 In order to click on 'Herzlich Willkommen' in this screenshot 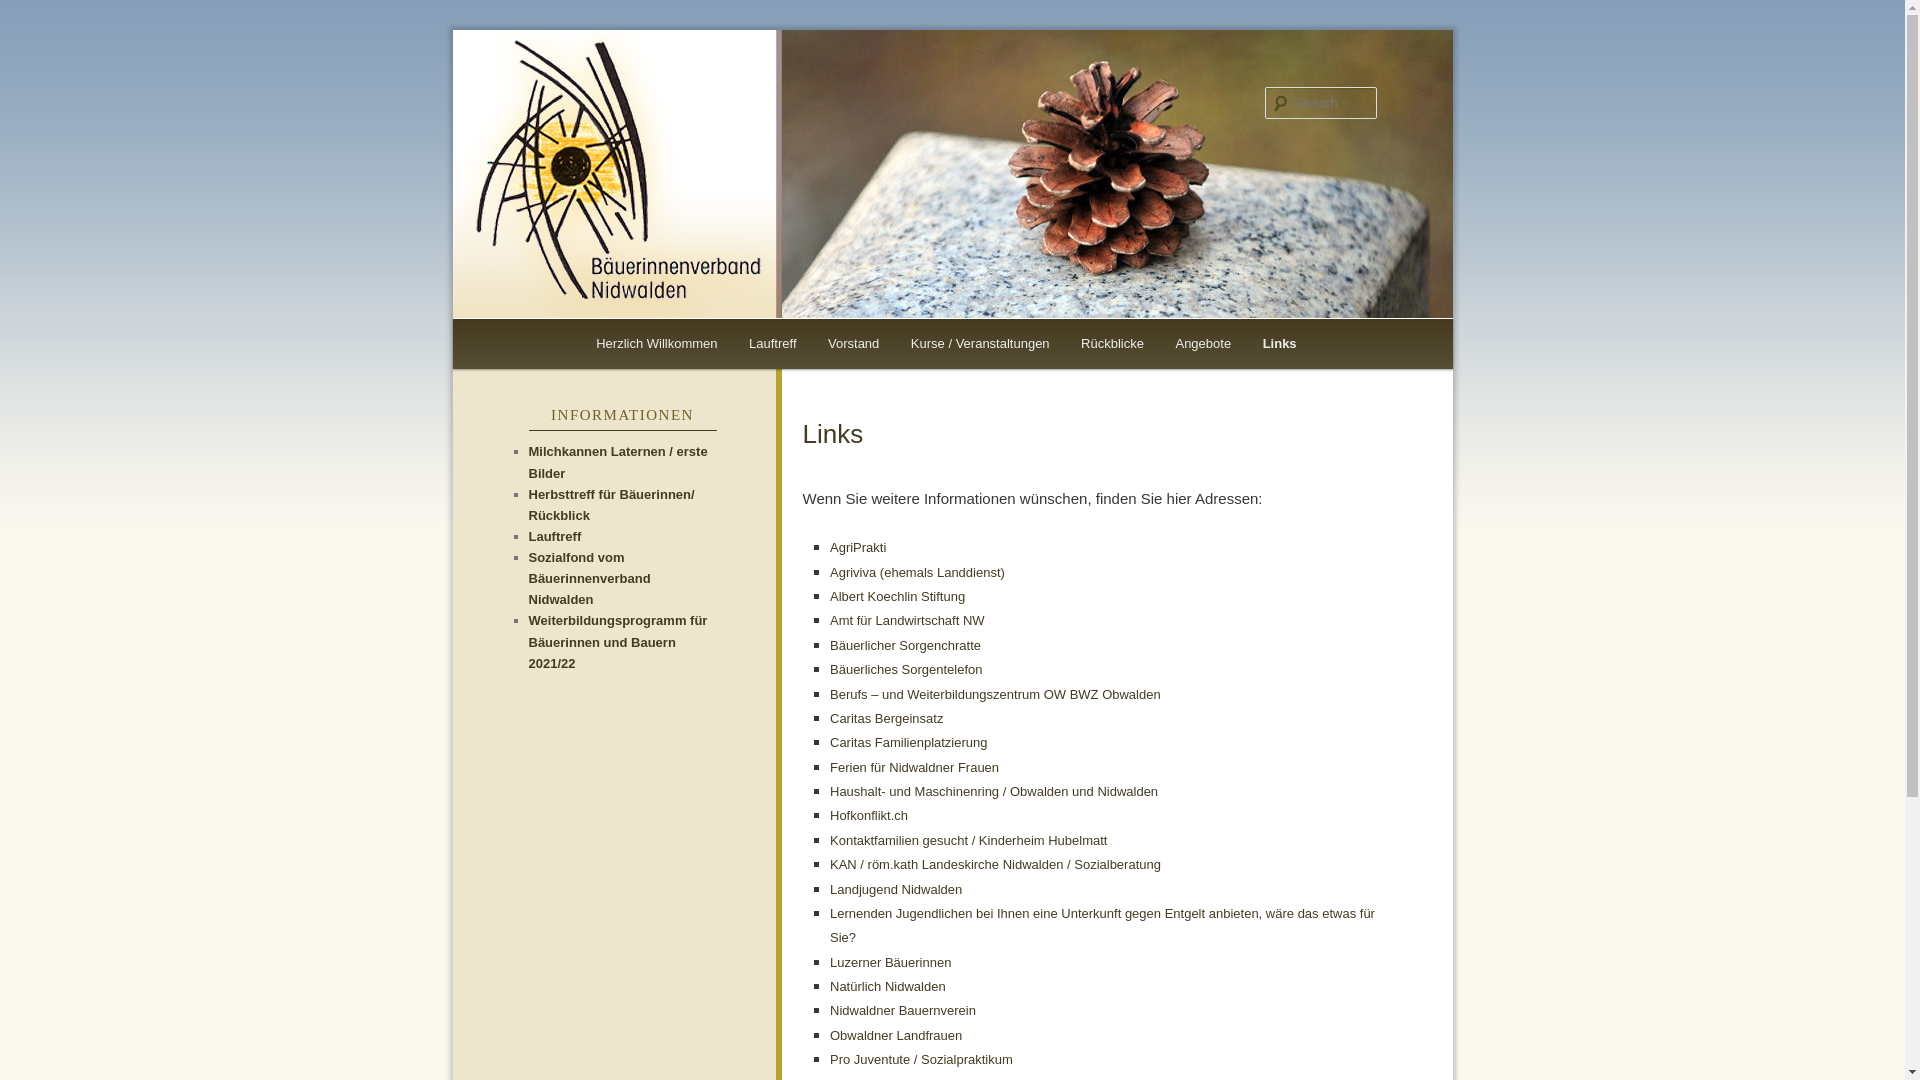, I will do `click(656, 342)`.